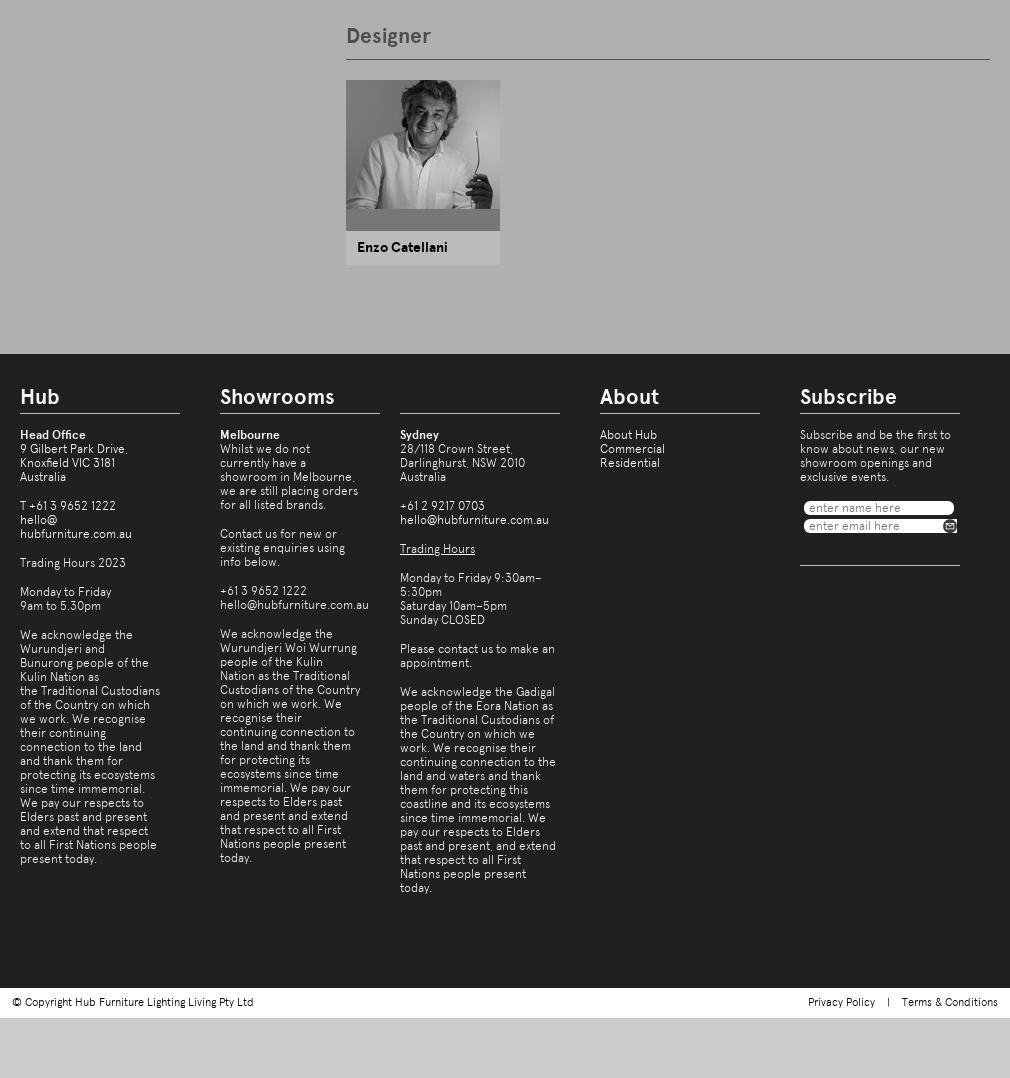 Image resolution: width=1010 pixels, height=1078 pixels. I want to click on 'Saturday 10am–5pm', so click(453, 606).